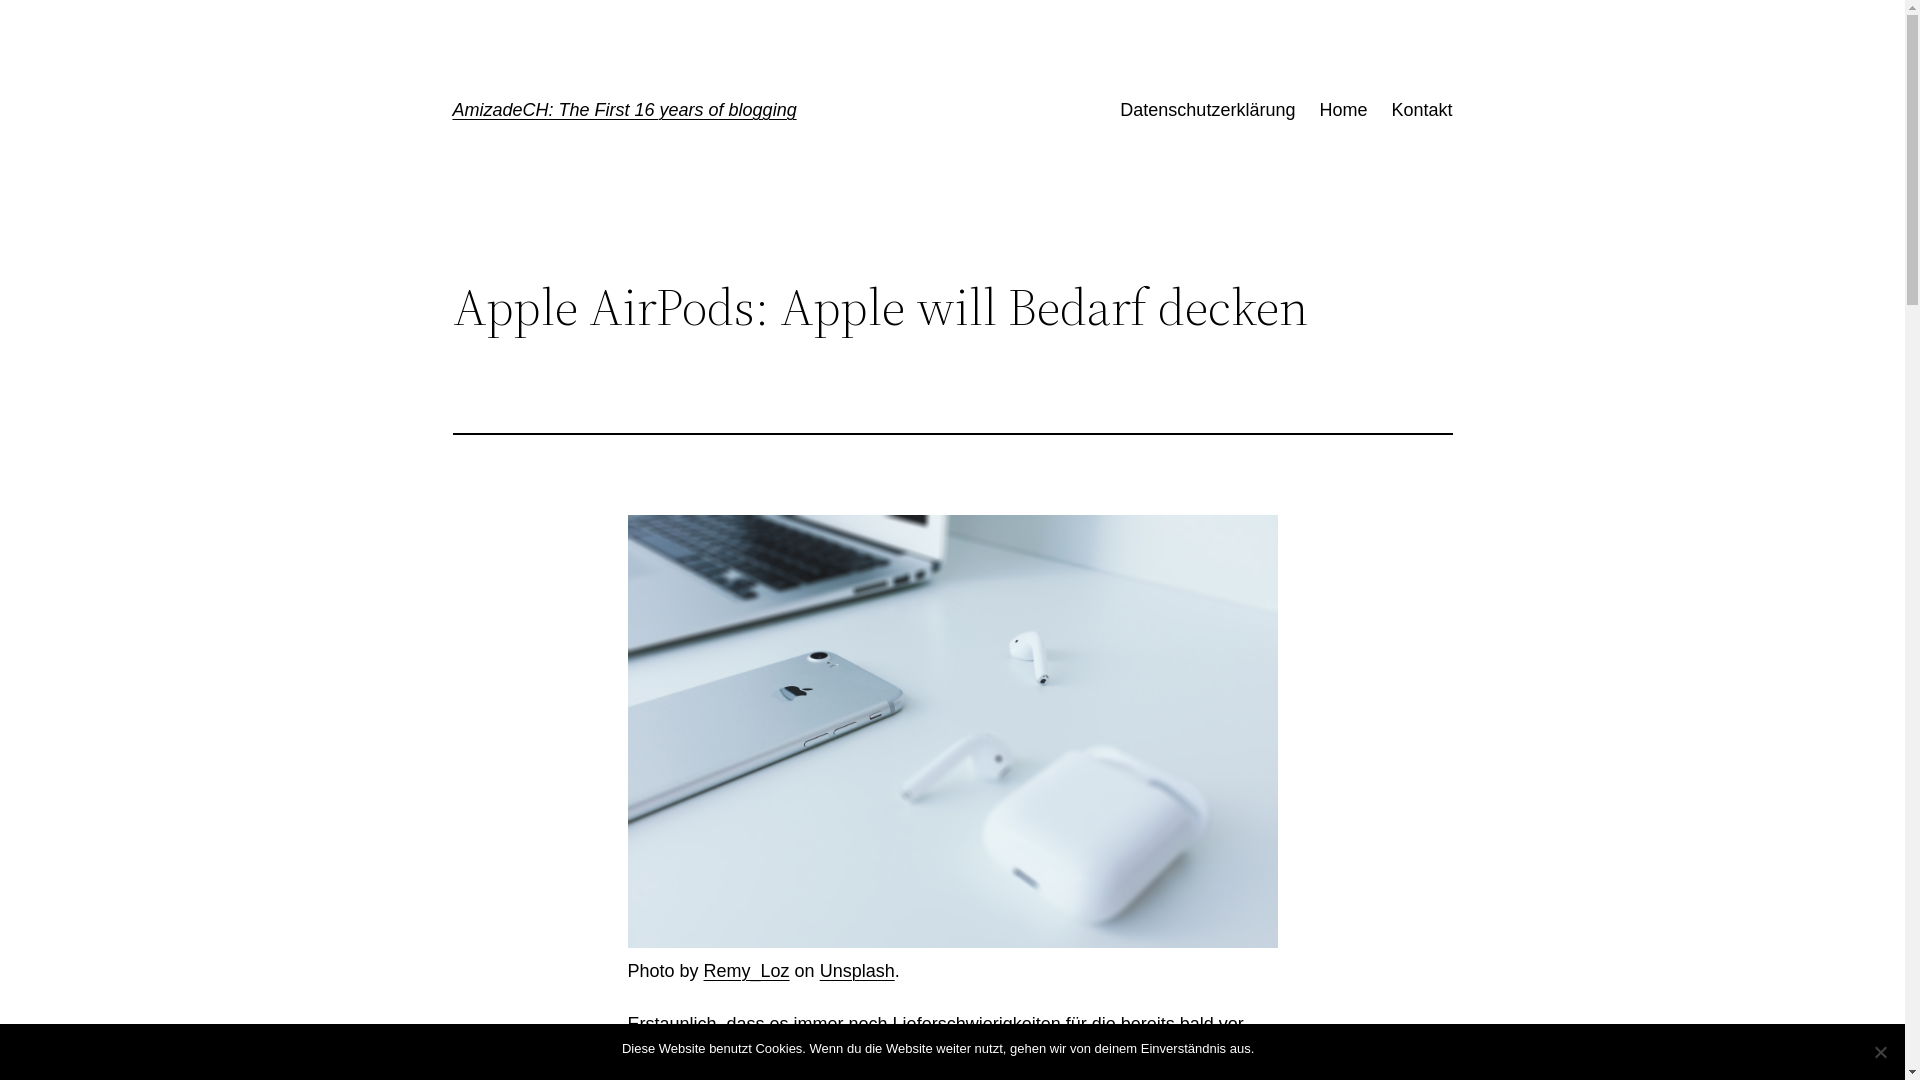 The image size is (1920, 1080). What do you see at coordinates (746, 970) in the screenshot?
I see `'Remy_Loz'` at bounding box center [746, 970].